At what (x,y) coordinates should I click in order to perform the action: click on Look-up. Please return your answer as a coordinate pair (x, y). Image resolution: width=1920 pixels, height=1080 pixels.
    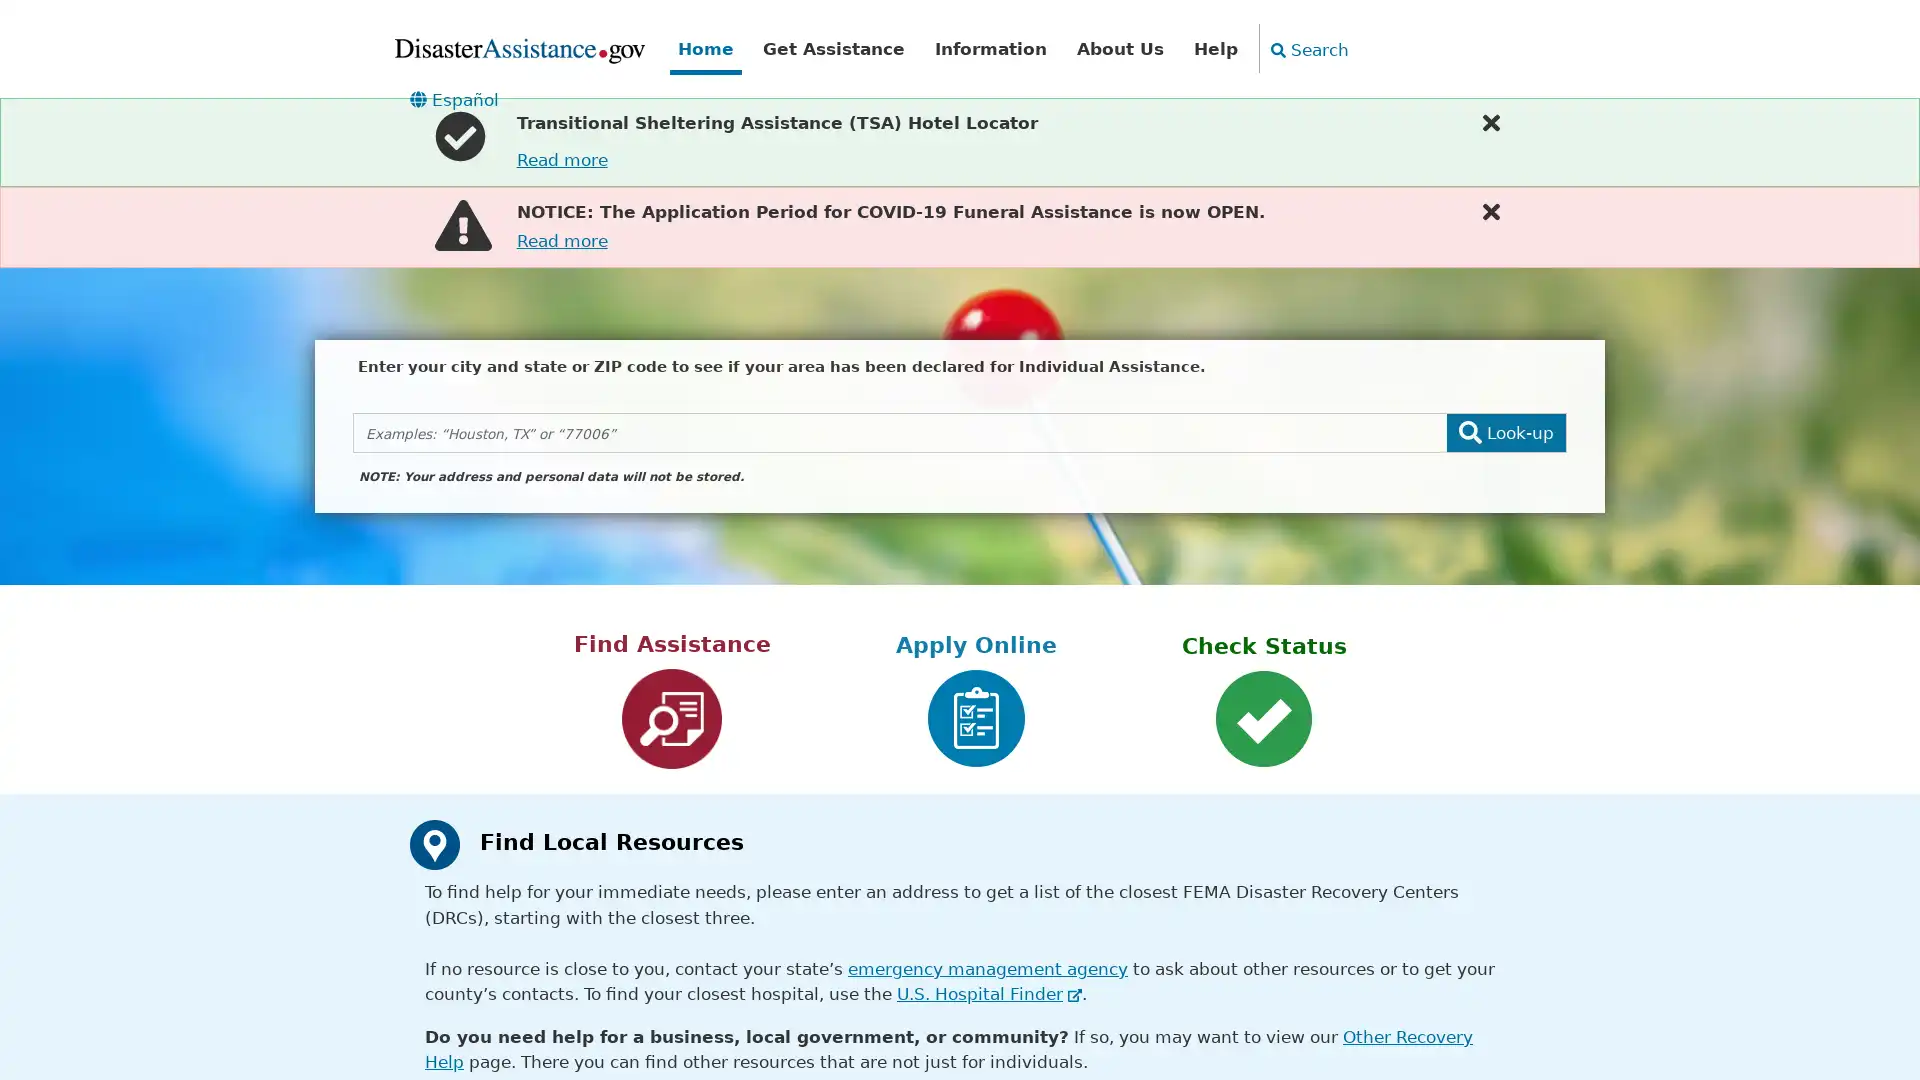
    Looking at the image, I should click on (1506, 431).